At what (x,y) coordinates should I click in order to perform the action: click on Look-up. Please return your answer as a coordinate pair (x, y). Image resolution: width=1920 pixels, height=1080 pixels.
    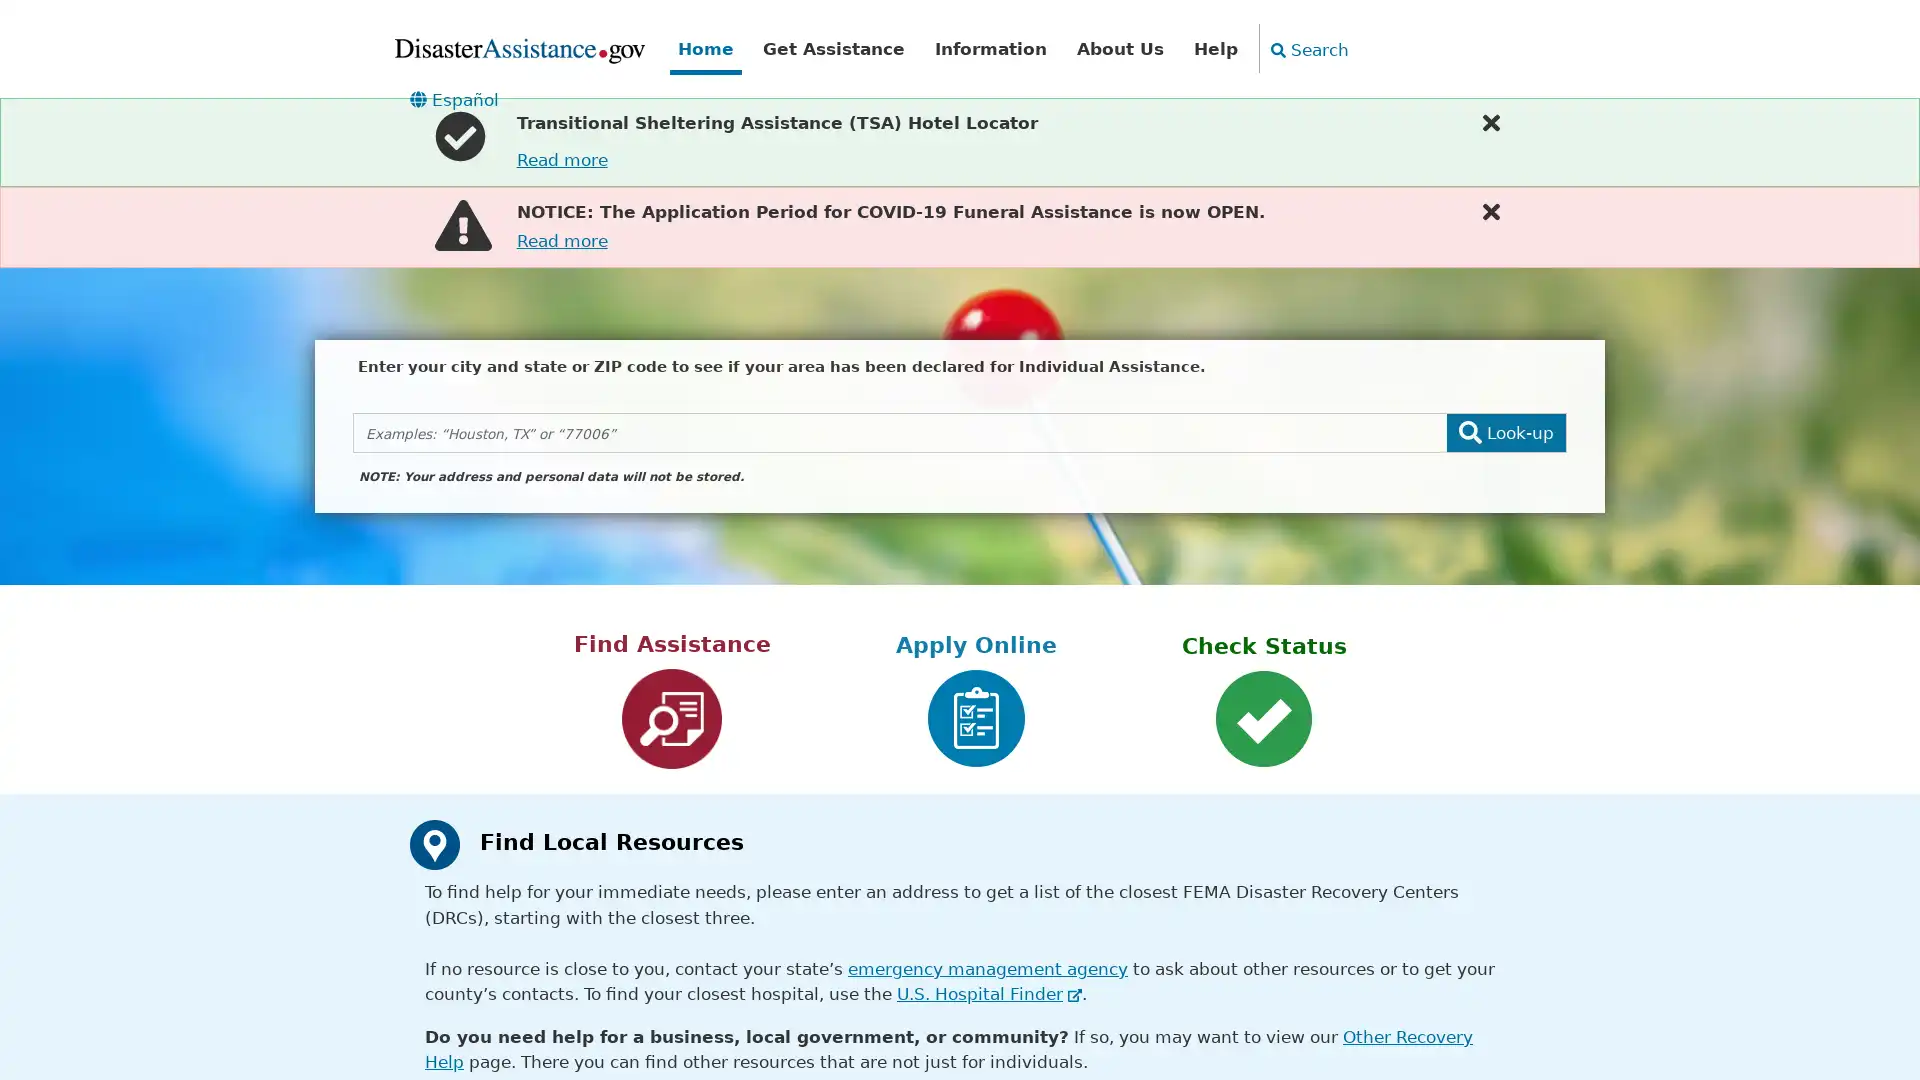
    Looking at the image, I should click on (1506, 431).